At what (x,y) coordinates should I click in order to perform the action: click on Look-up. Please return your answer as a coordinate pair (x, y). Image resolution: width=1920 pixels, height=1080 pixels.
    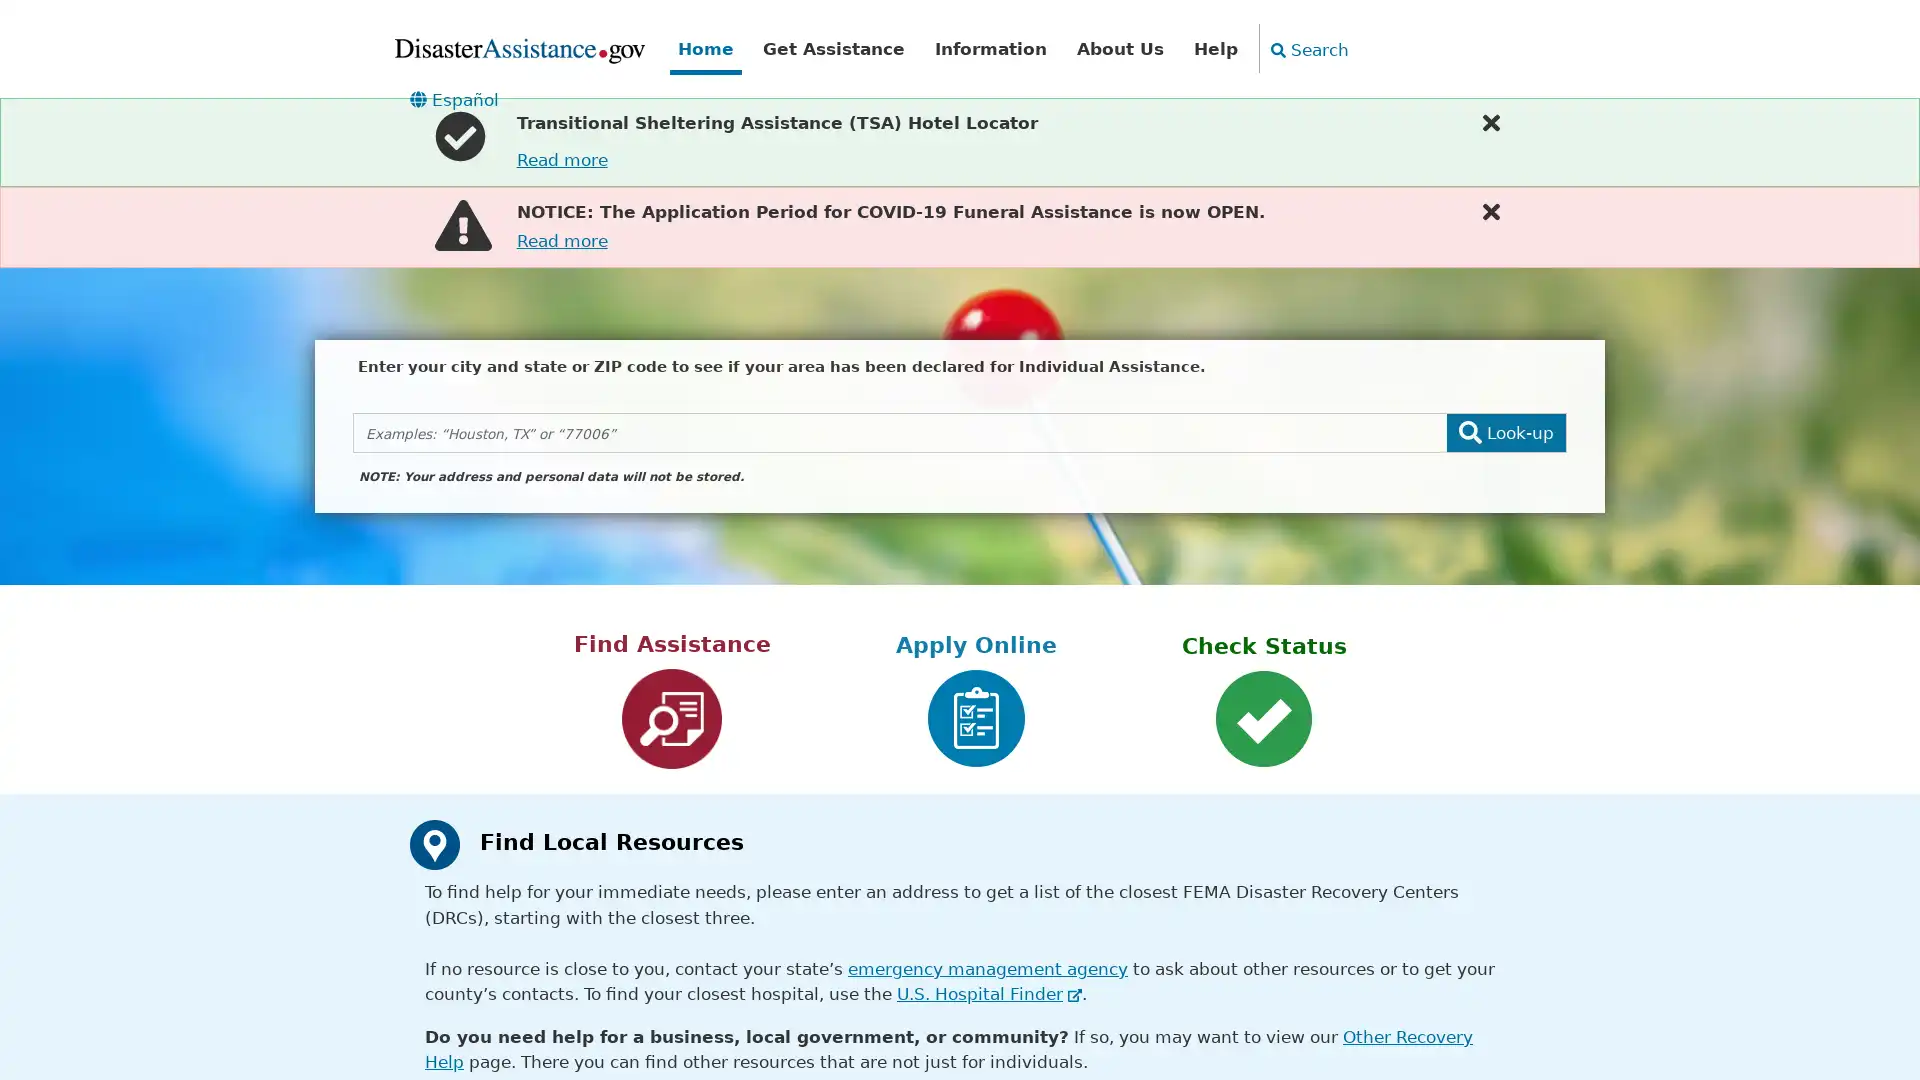
    Looking at the image, I should click on (1506, 431).